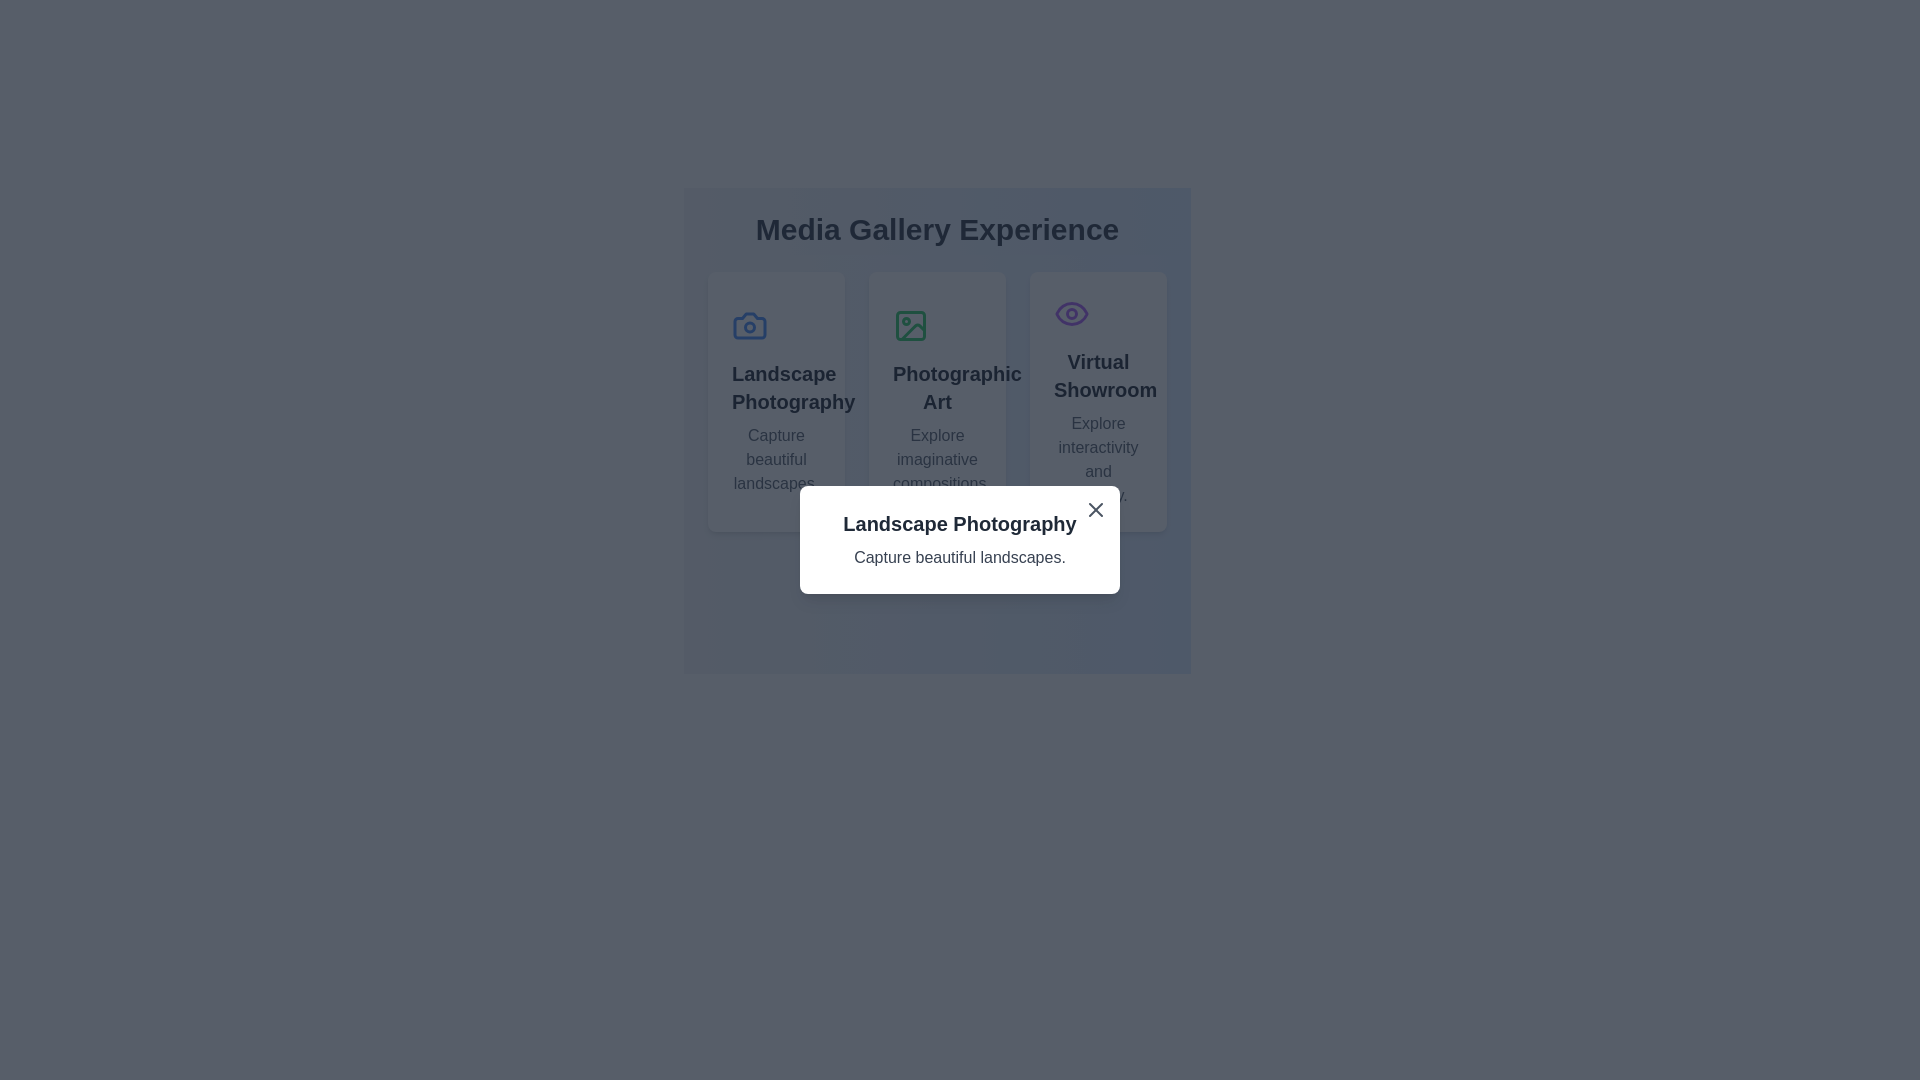  I want to click on text label 'Virtual Showroom' which is styled in large bold font and positioned above the descriptive text in the middle card of a three-card layout, so click(1097, 375).